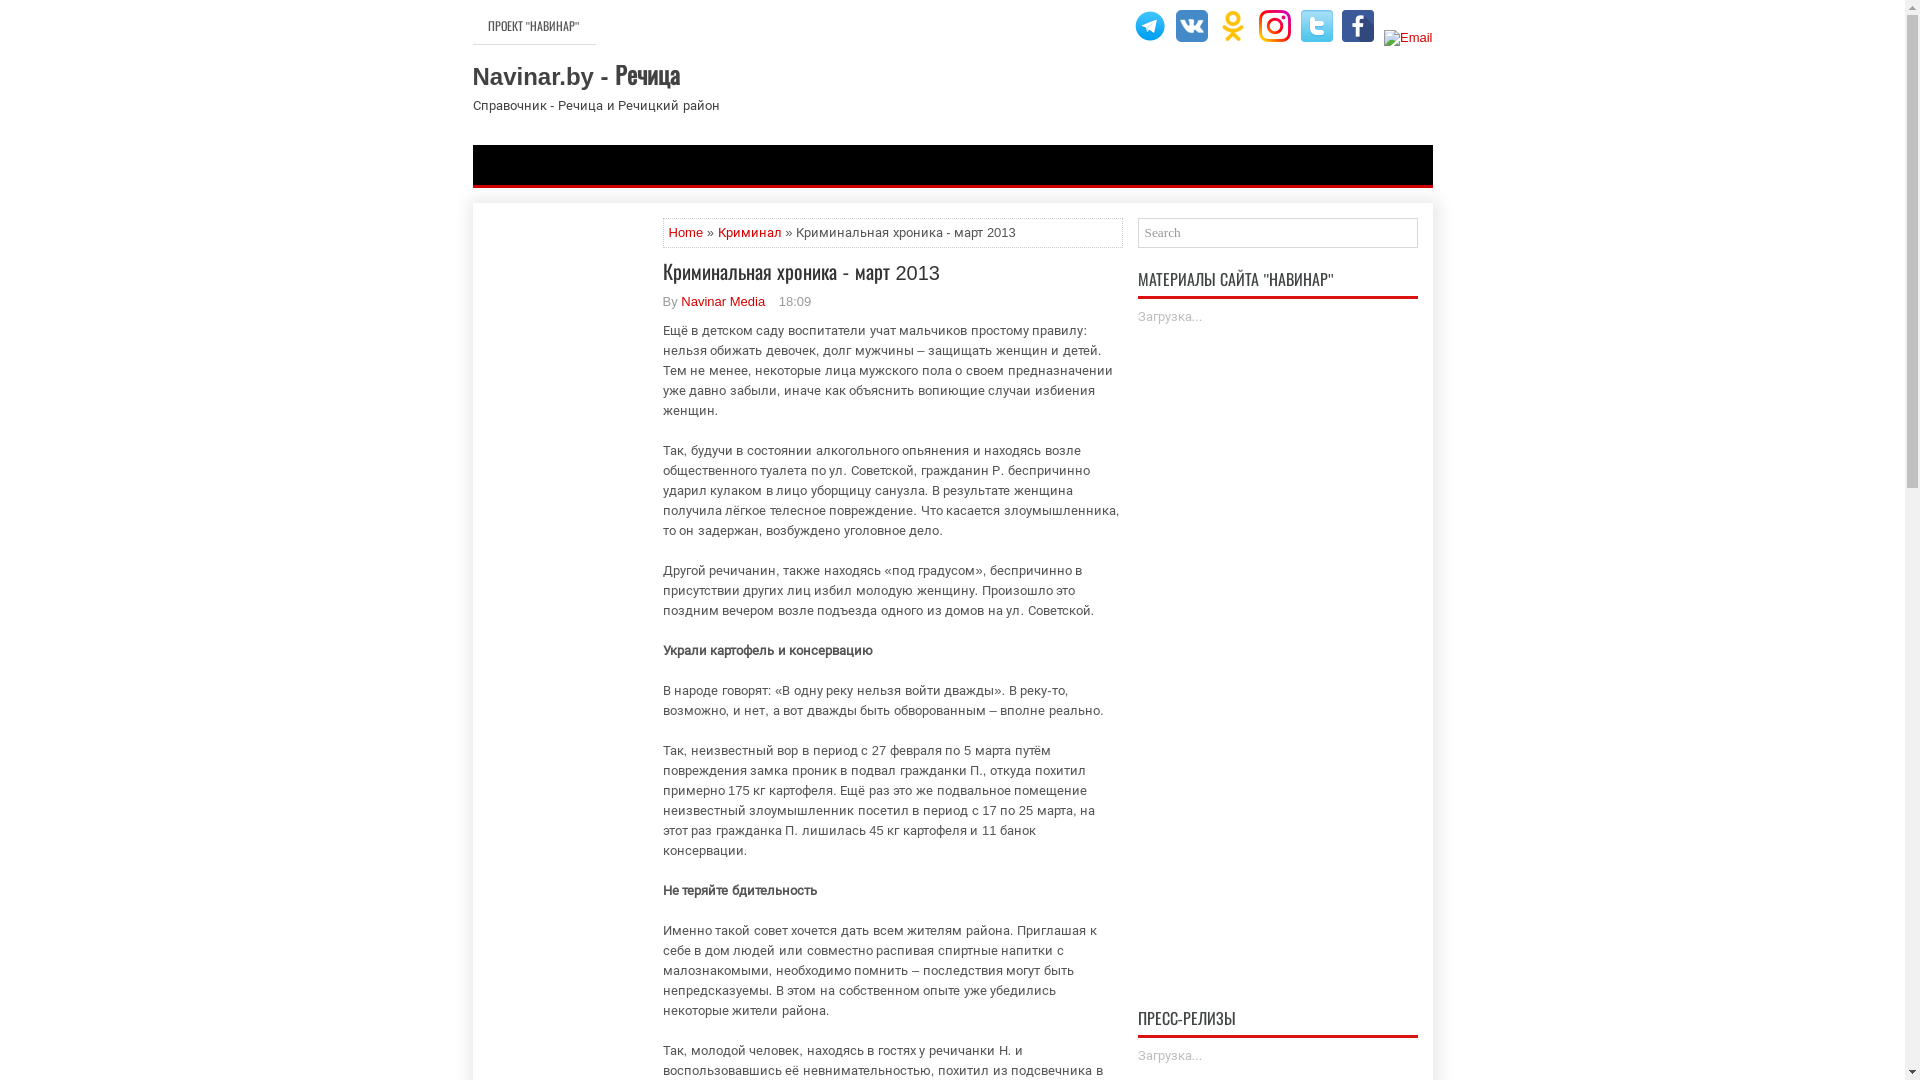 The width and height of the screenshot is (1920, 1080). I want to click on 'Facebook', so click(1358, 26).